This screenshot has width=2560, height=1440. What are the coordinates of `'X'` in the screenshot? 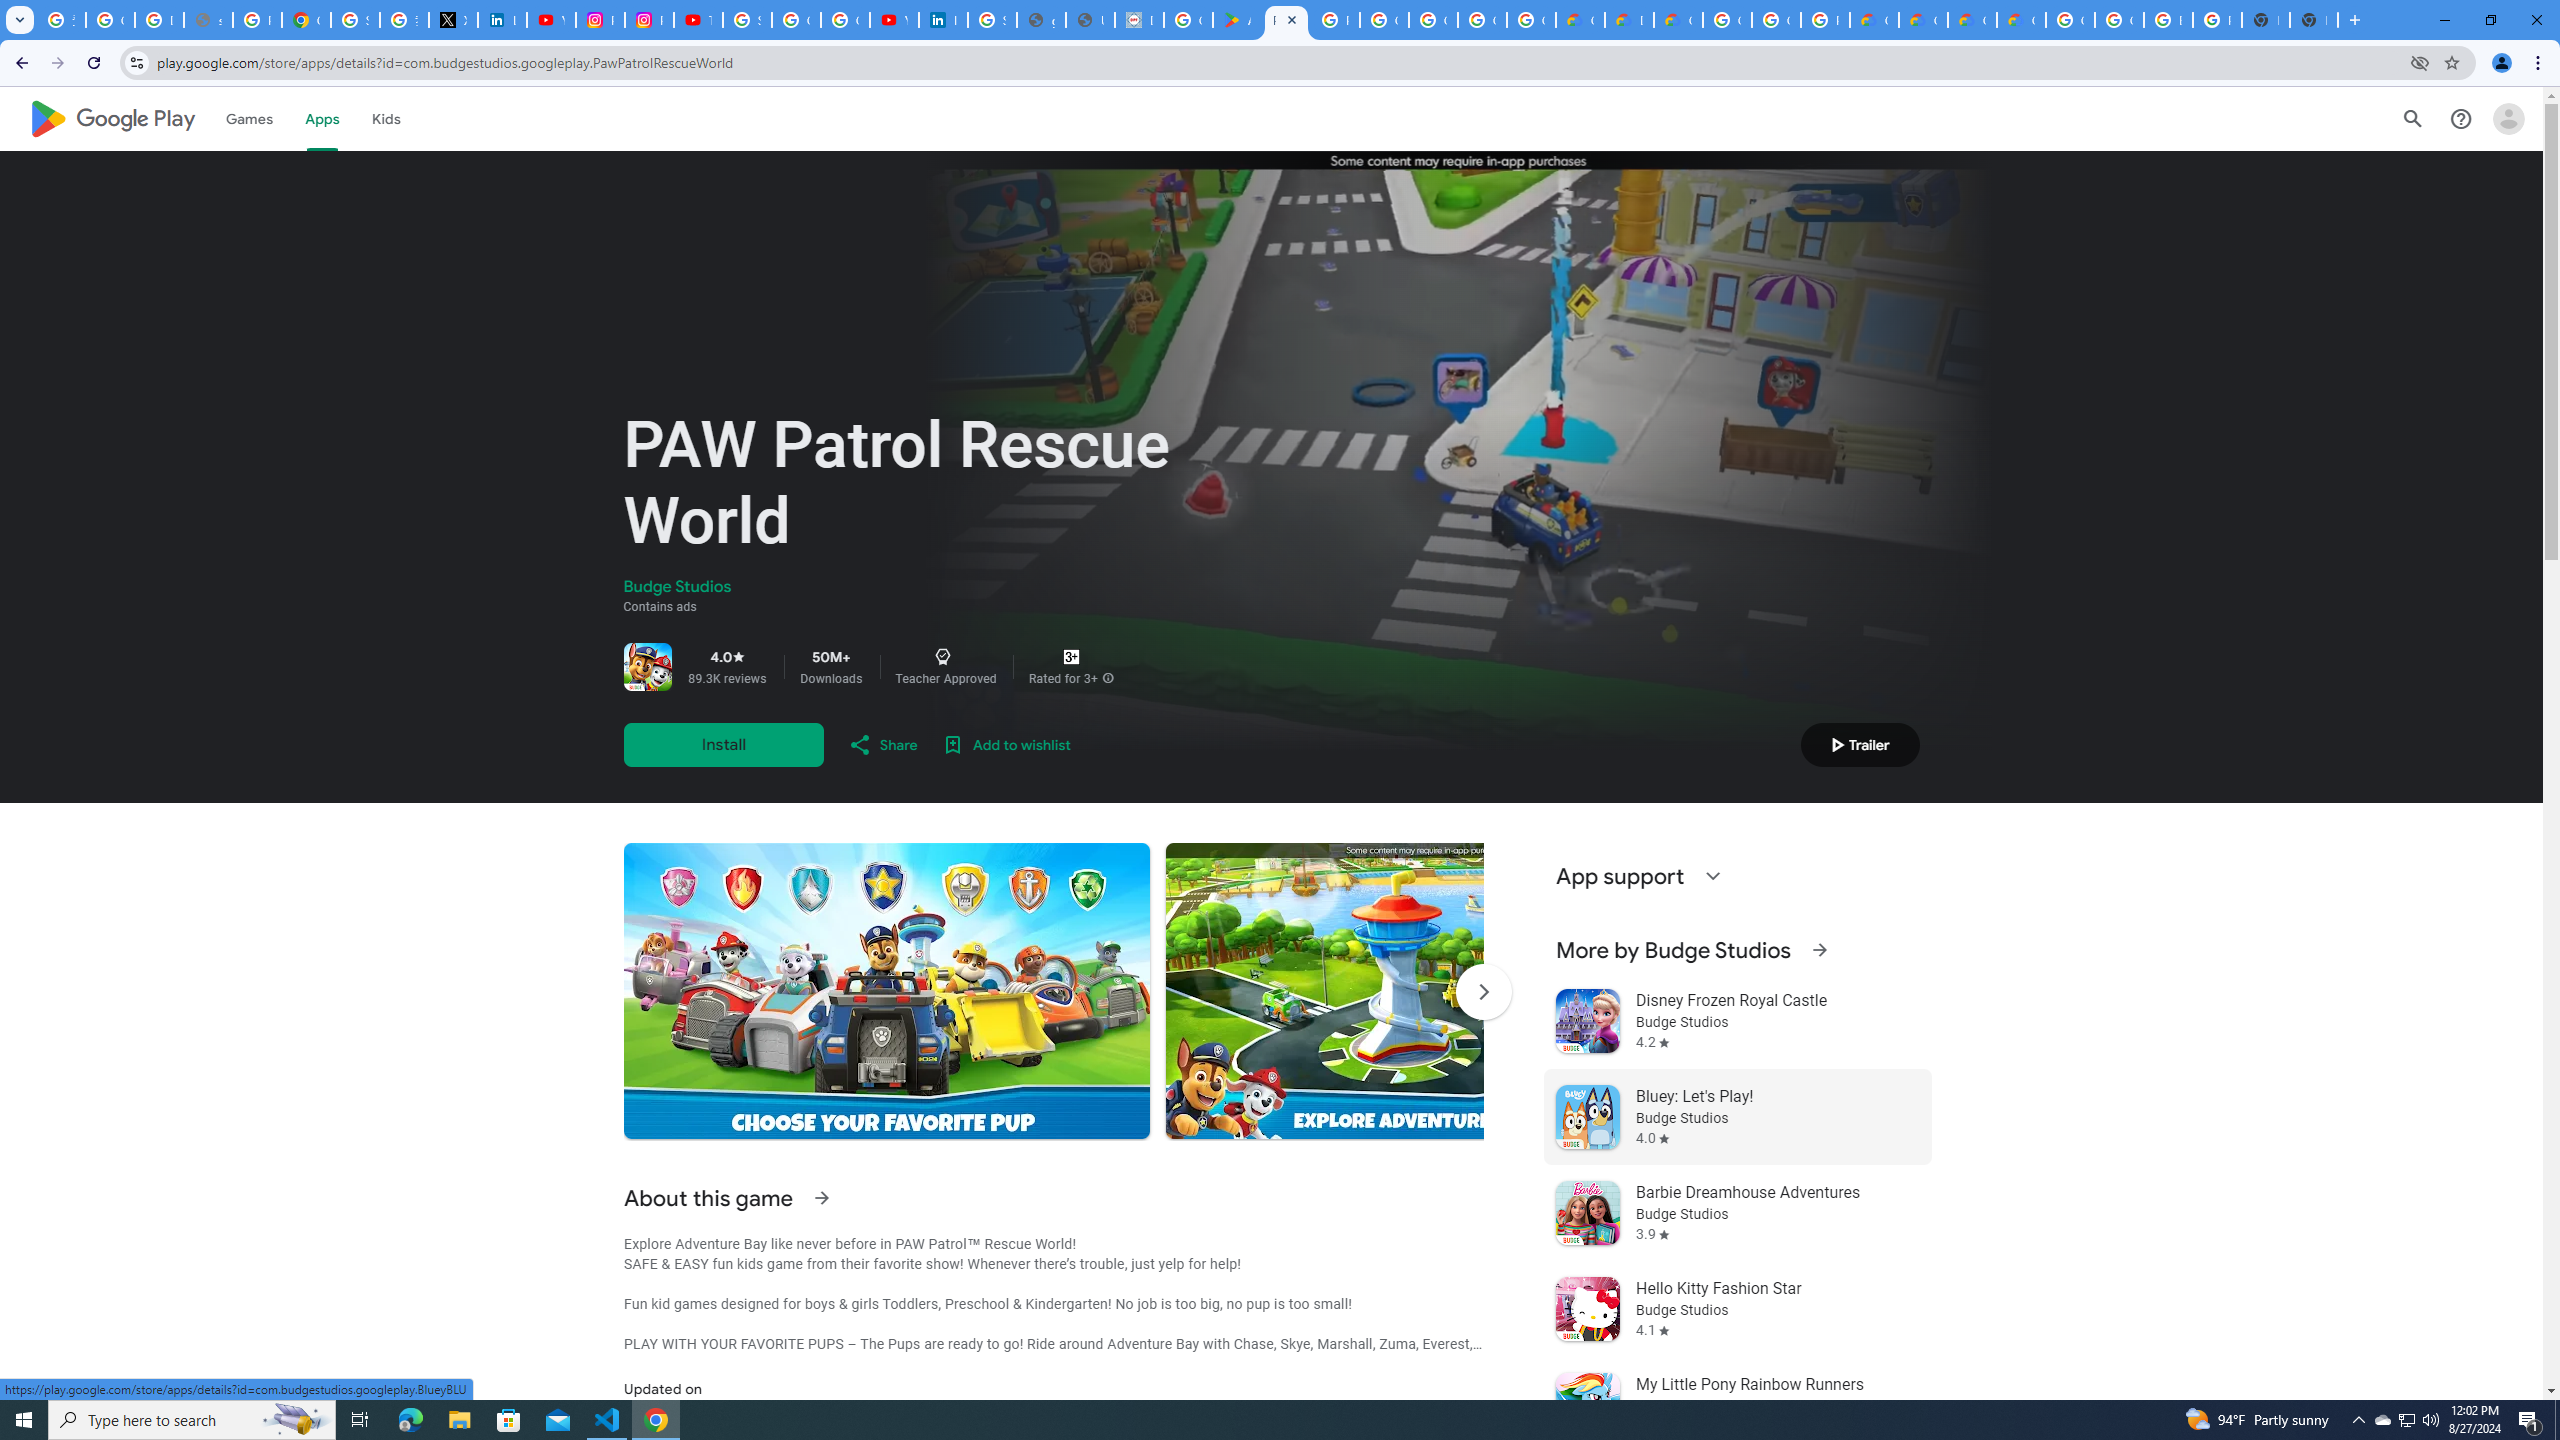 It's located at (452, 19).